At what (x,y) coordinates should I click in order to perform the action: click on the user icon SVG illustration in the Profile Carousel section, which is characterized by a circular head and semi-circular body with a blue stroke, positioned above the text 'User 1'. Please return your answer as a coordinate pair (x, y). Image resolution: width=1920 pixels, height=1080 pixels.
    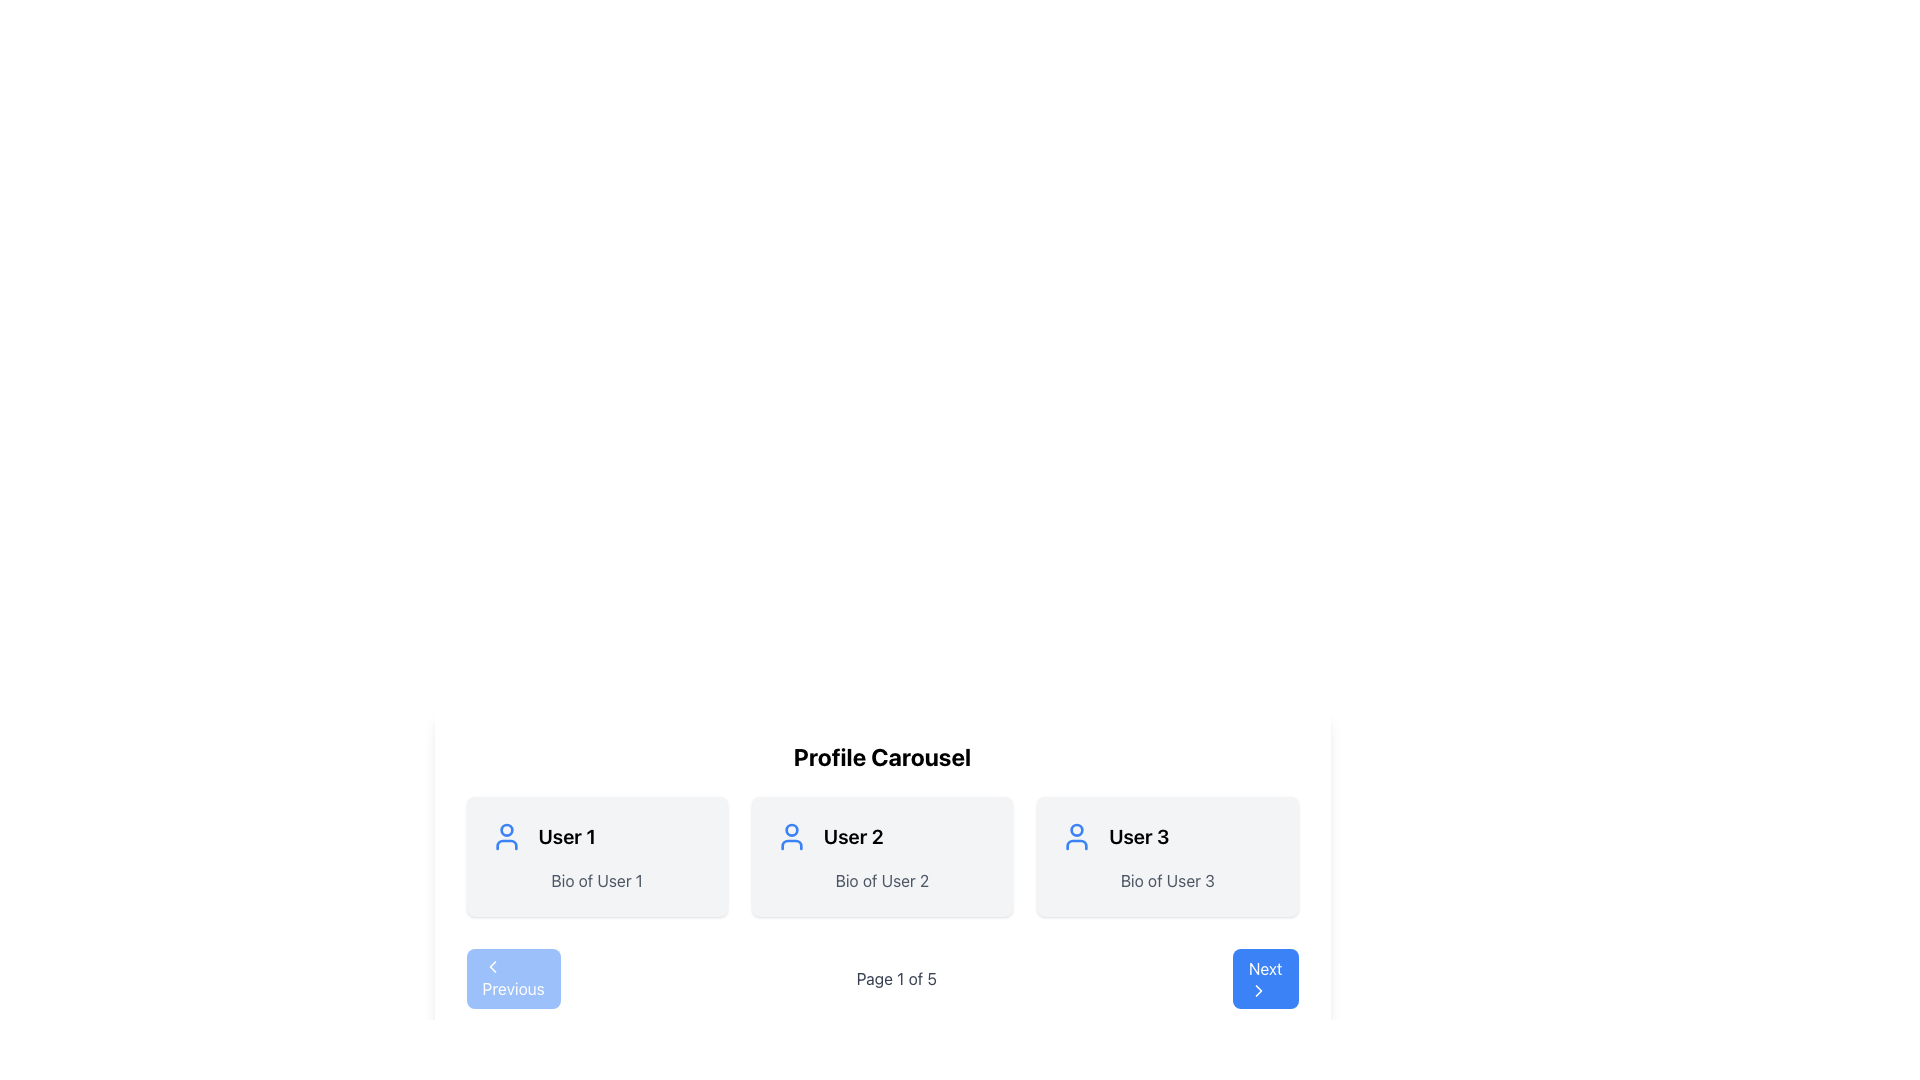
    Looking at the image, I should click on (506, 837).